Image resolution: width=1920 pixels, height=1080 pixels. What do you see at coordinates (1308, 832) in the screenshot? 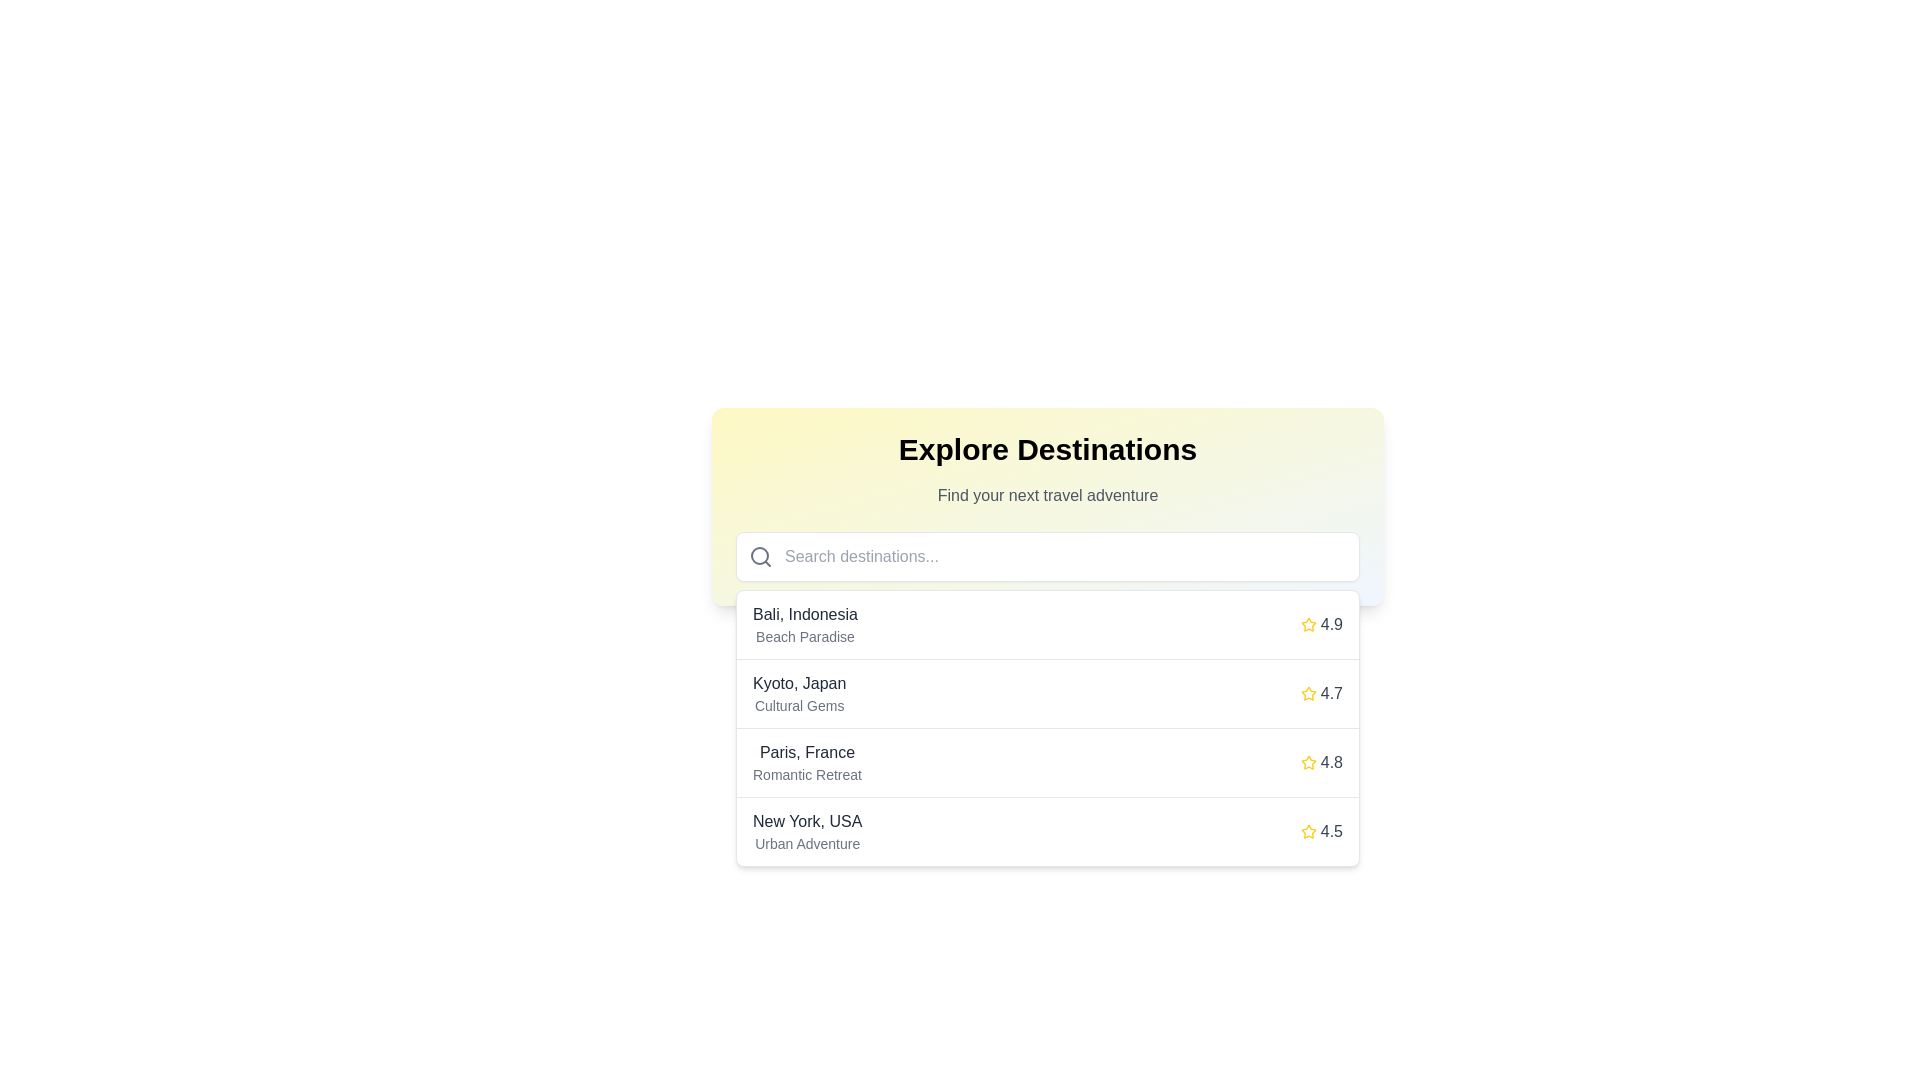
I see `the yellow star-shaped rating icon associated with the rating '4.5' for the destination 'New York, USA'` at bounding box center [1308, 832].